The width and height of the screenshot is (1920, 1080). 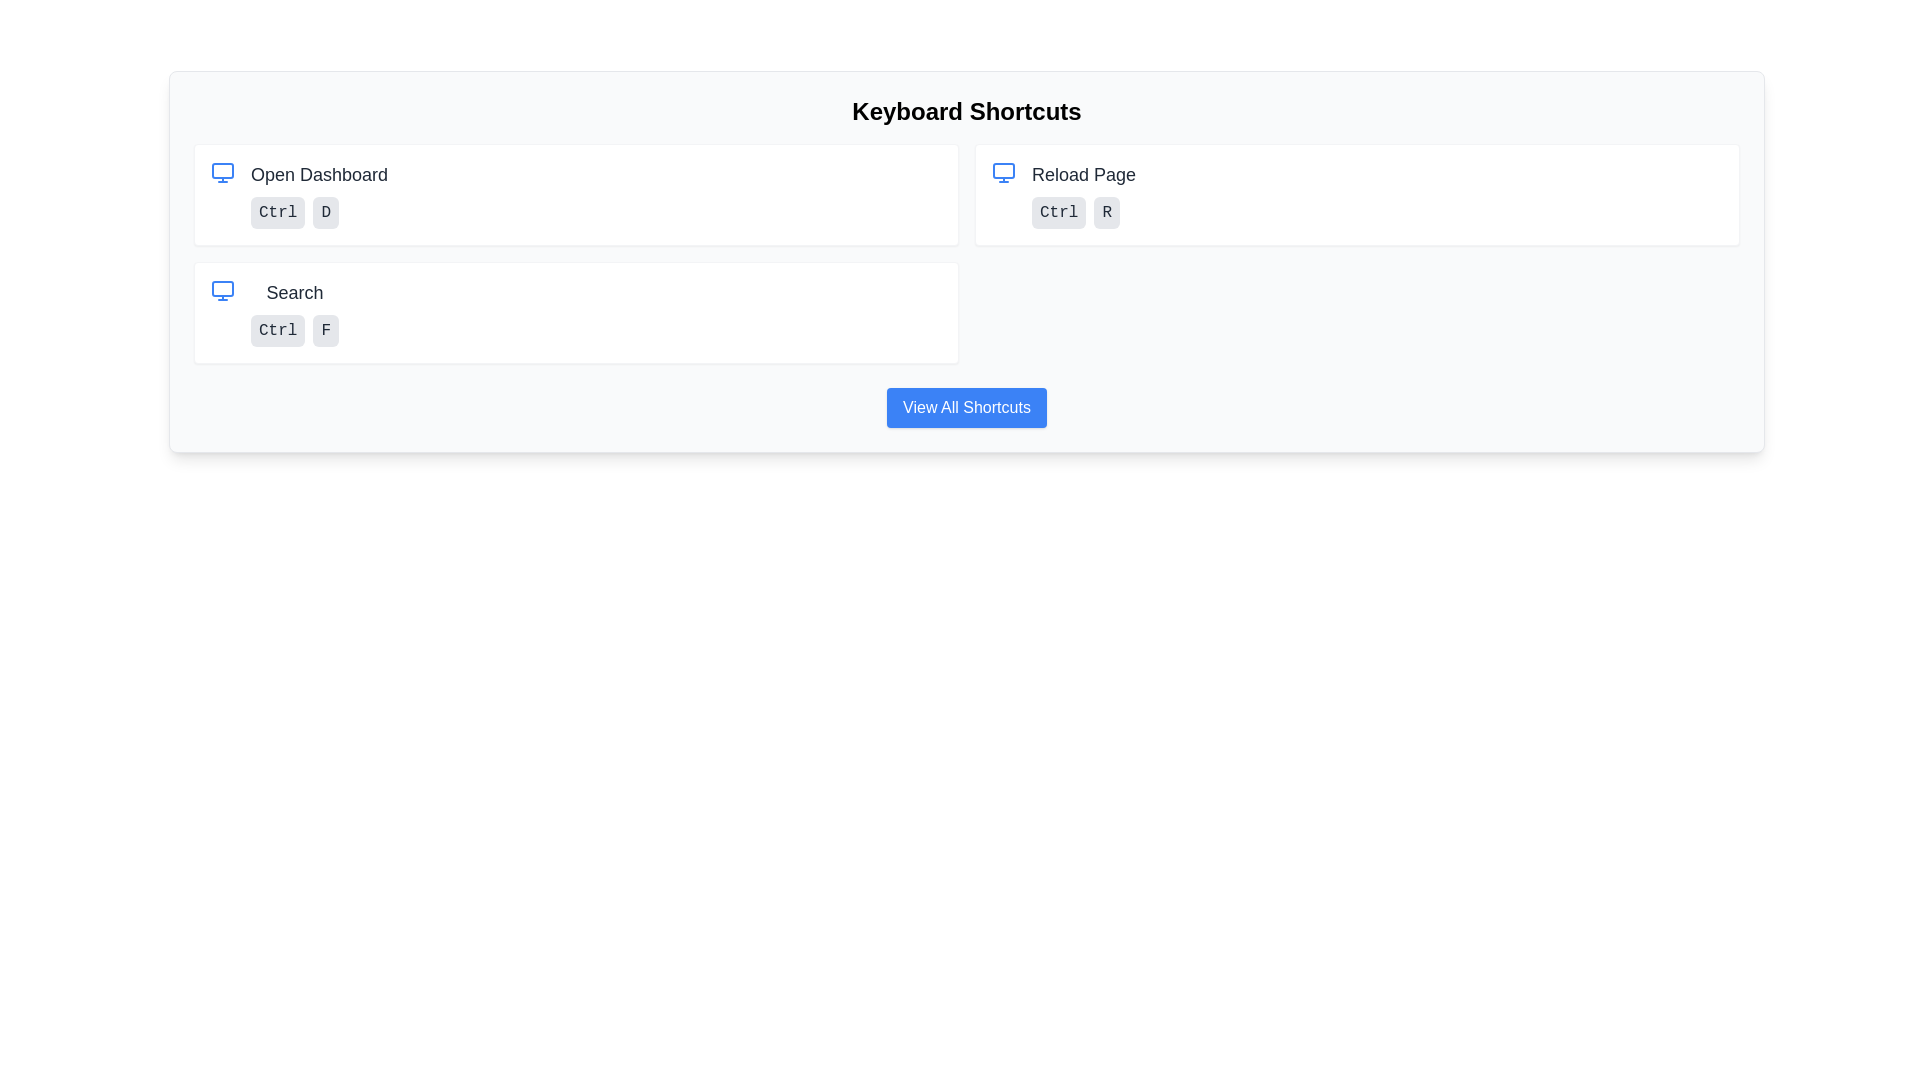 I want to click on the inner rounded rectangle of the blue monitor icon associated with the 'Reload Page' shortcut in the top-right section of the 'Keyboard Shortcuts' interface, so click(x=1003, y=169).